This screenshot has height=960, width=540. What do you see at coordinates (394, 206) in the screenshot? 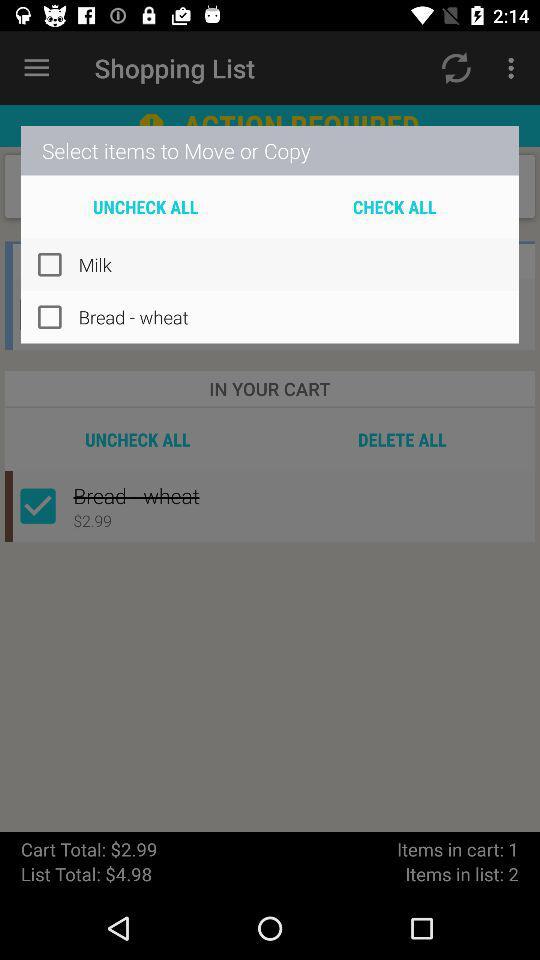
I see `the item to the right of the uncheck all` at bounding box center [394, 206].